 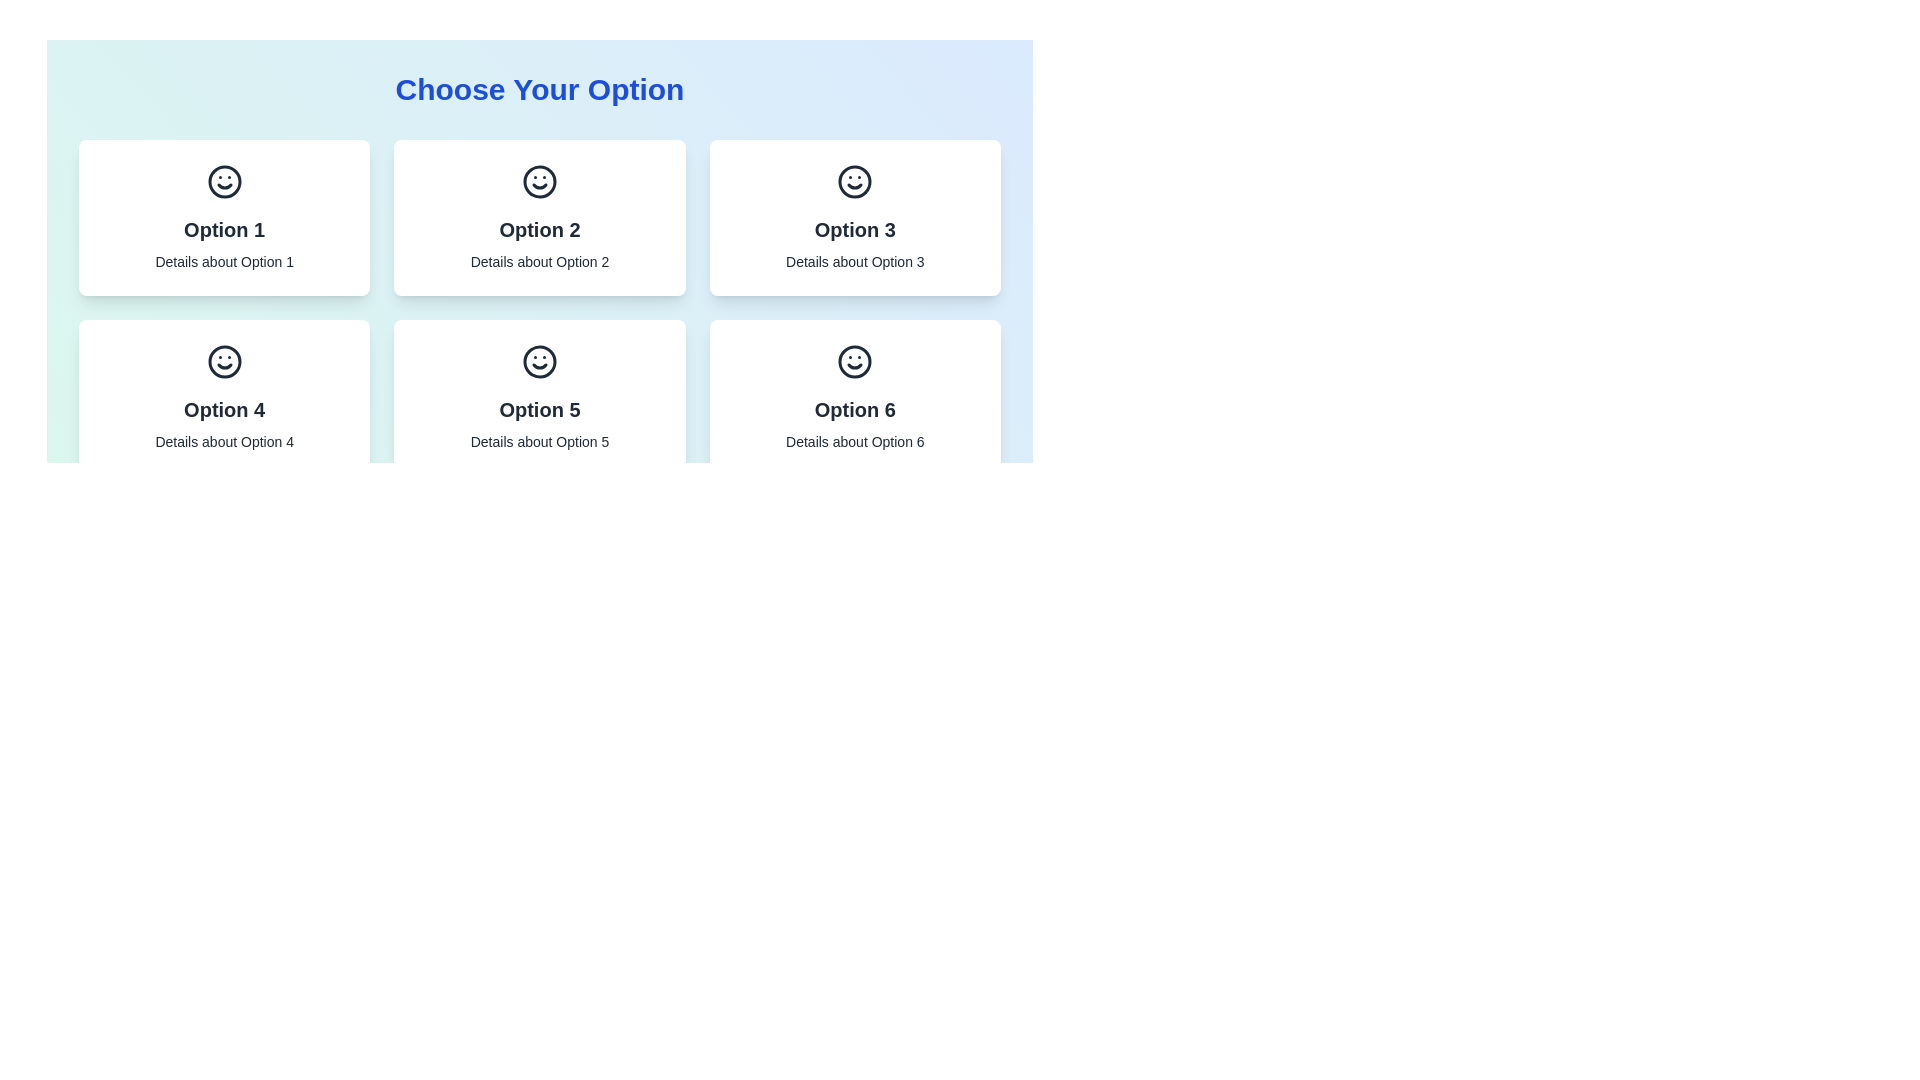 I want to click on the descriptive text label located at the bottom of the 'Option 6' card, which provides additional information about the card, so click(x=855, y=441).